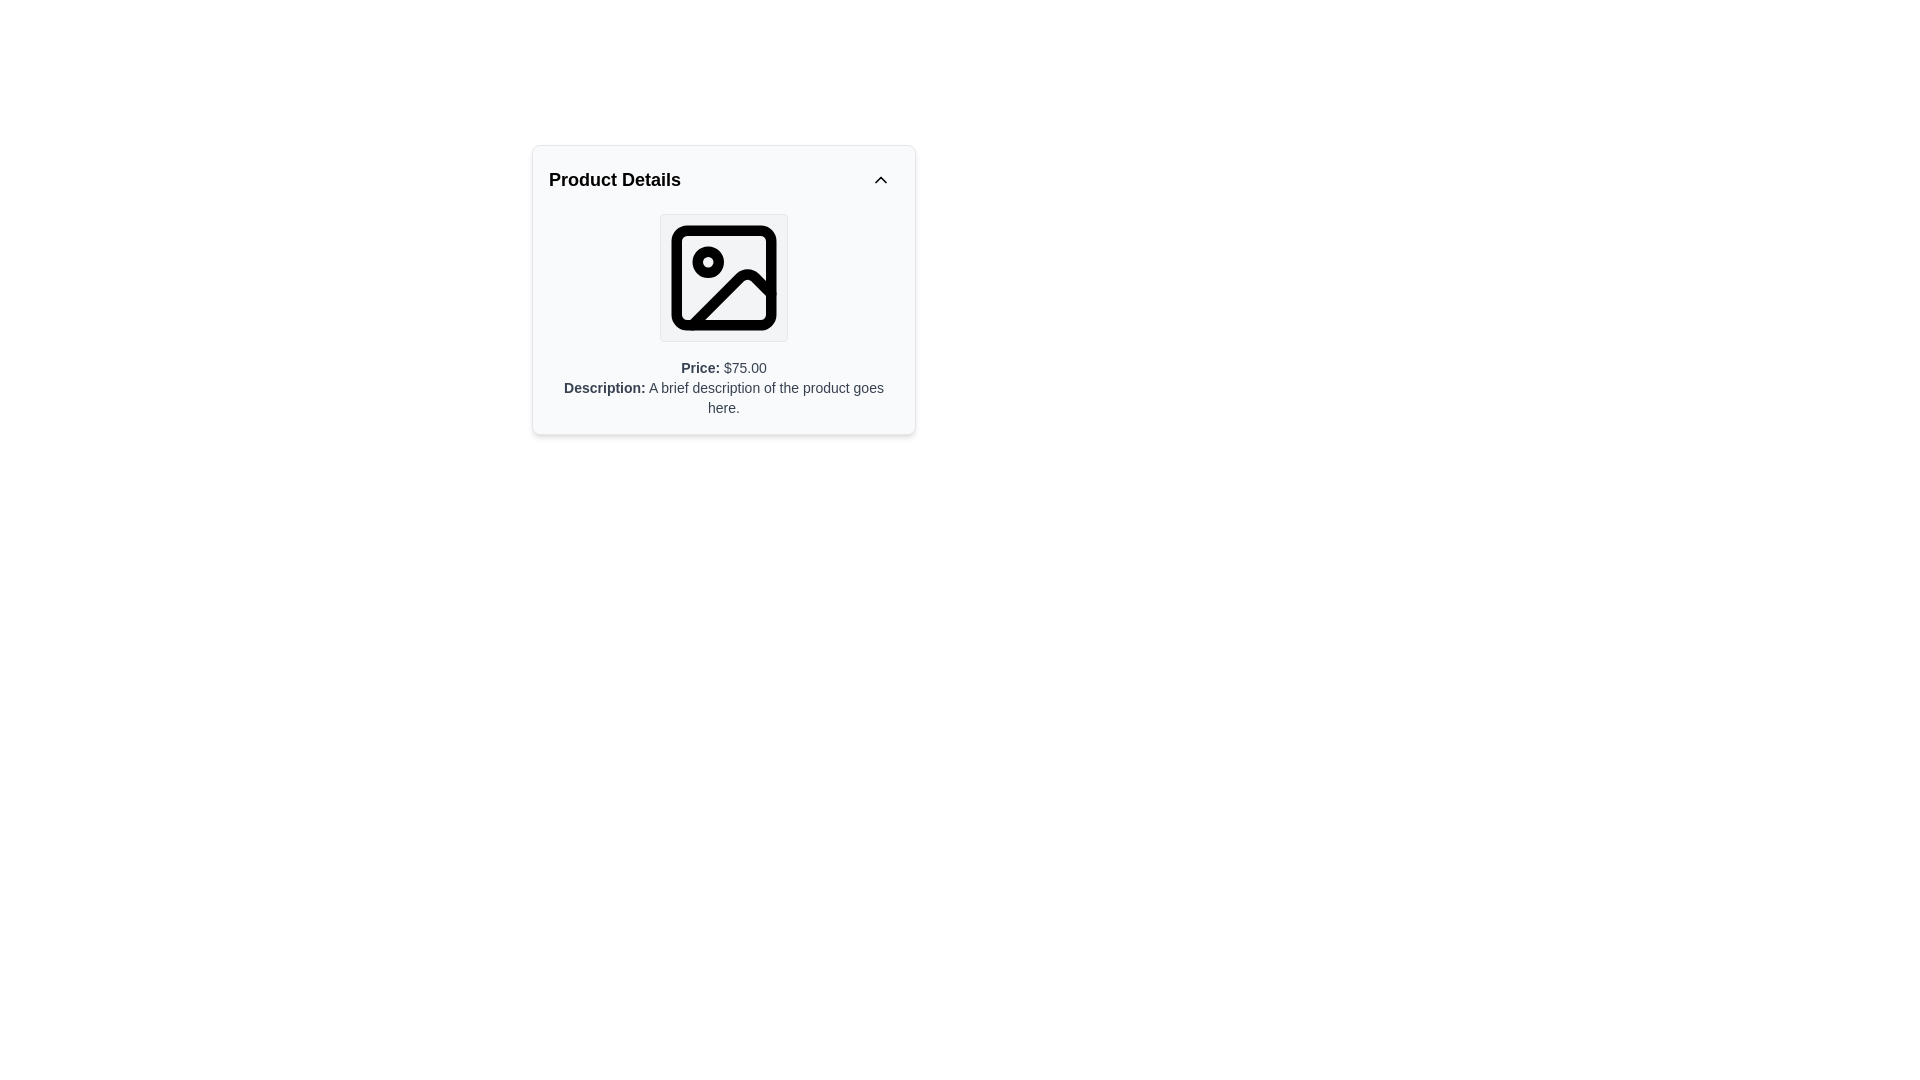 The height and width of the screenshot is (1080, 1920). I want to click on the product icon located above the price and description text in the 'Product Details' card layout, so click(723, 277).